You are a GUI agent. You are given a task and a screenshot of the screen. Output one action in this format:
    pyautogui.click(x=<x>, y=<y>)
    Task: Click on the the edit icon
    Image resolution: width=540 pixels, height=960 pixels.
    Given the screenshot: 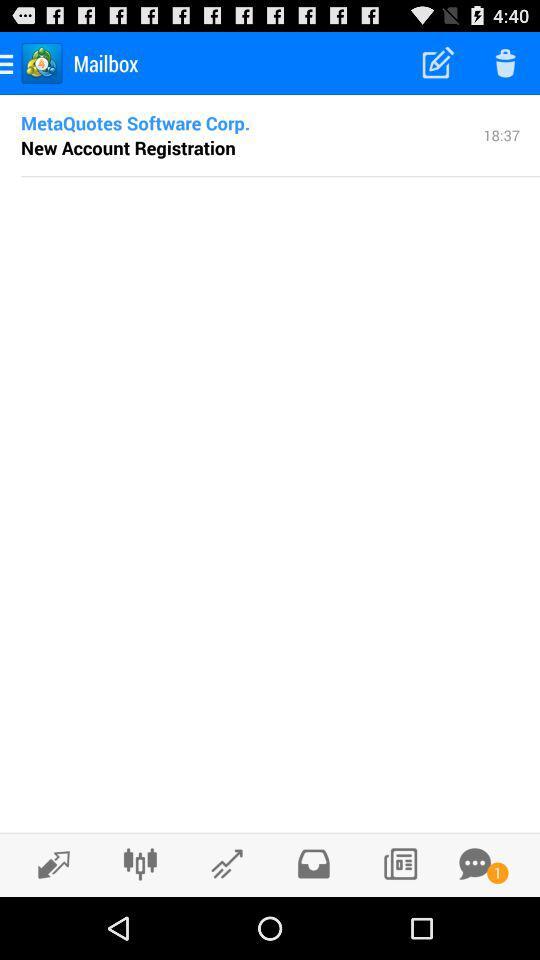 What is the action you would take?
    pyautogui.click(x=48, y=925)
    